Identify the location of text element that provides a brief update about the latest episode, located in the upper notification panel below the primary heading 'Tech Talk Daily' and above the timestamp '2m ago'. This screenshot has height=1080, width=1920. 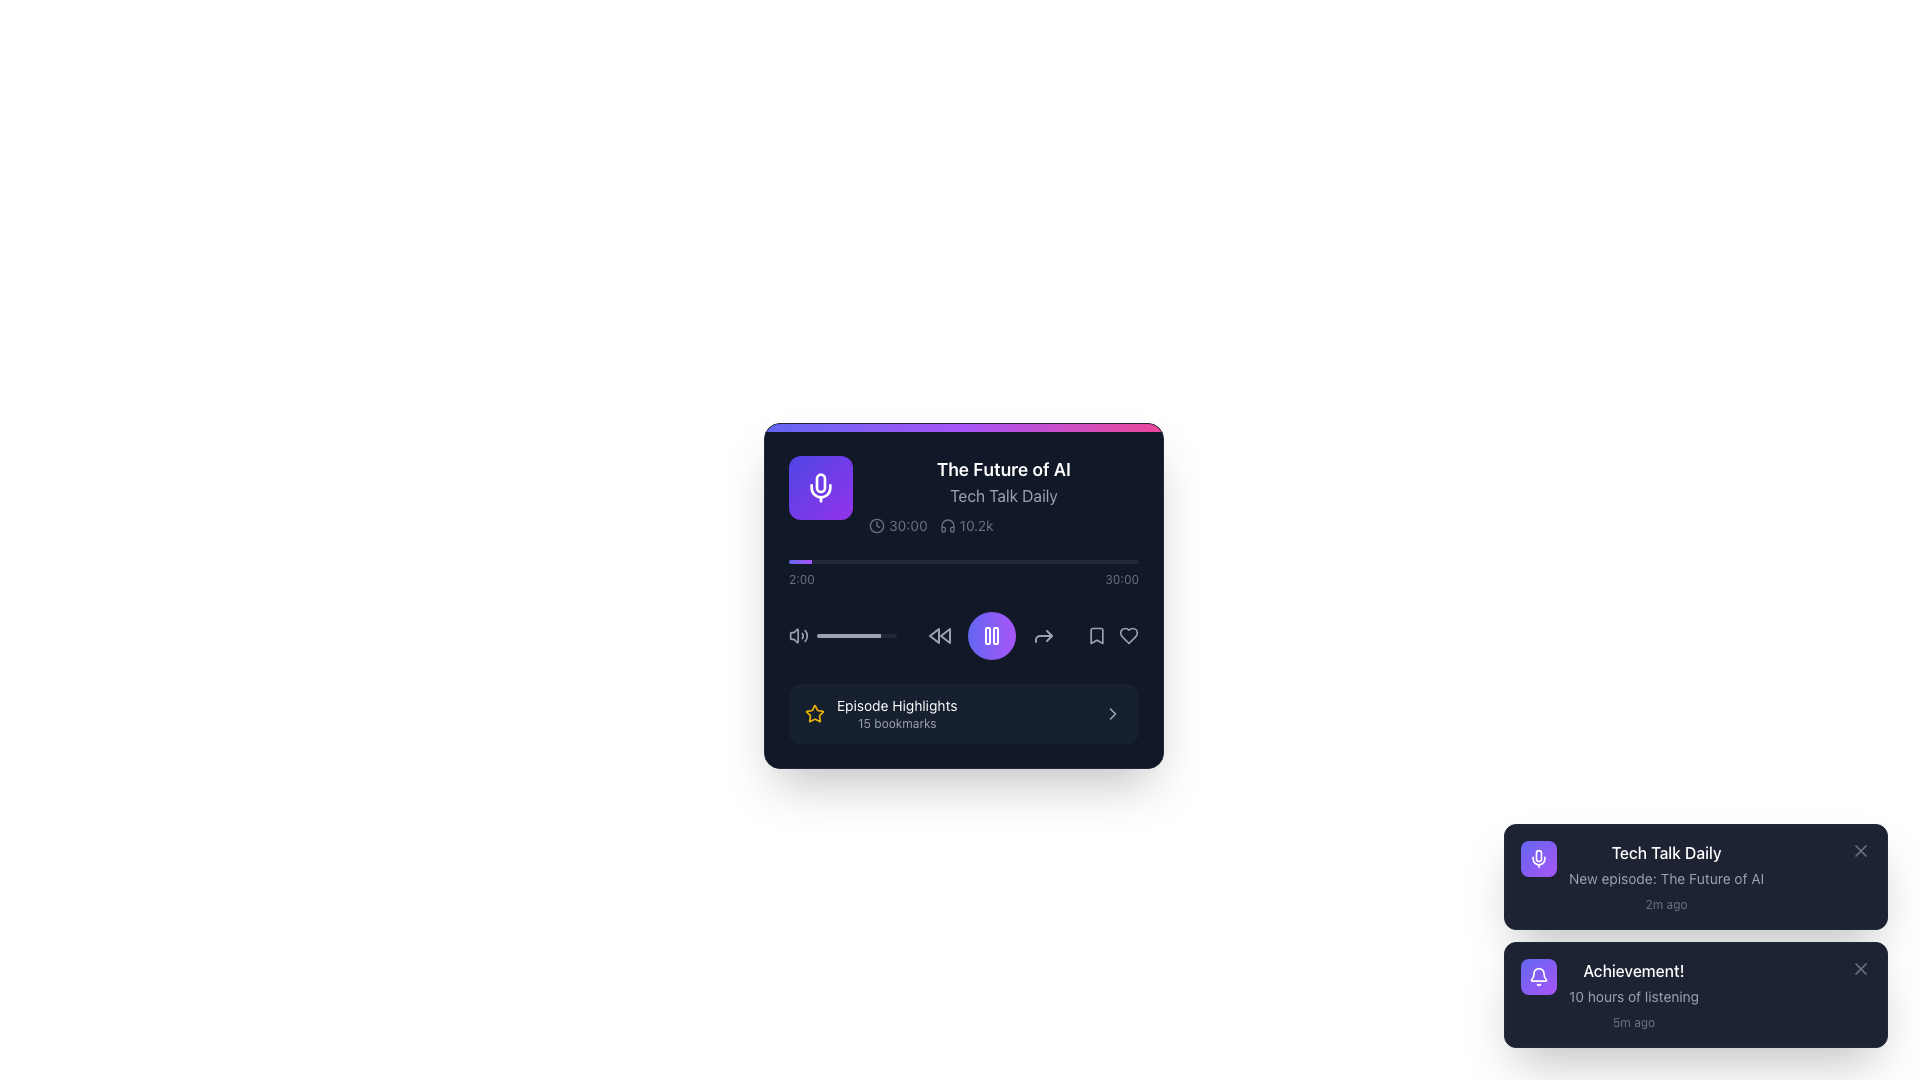
(1666, 878).